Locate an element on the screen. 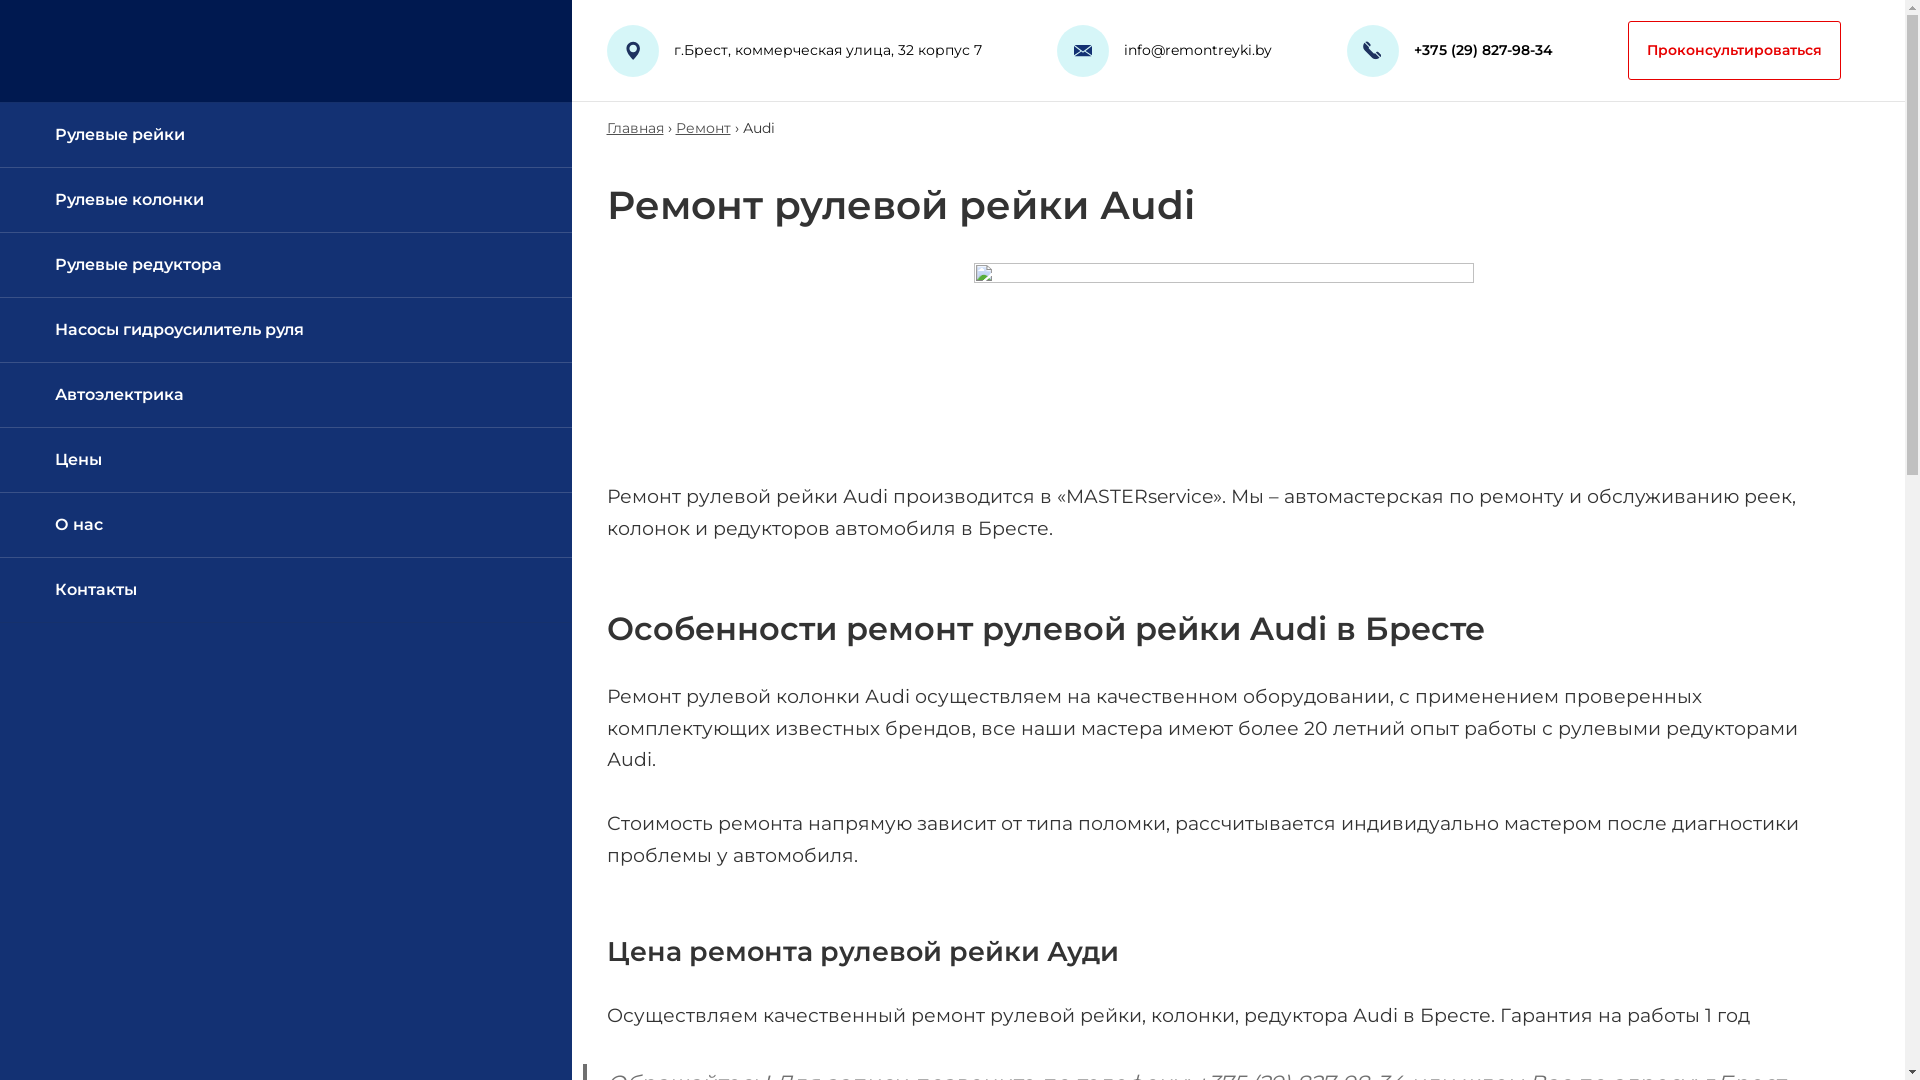 Image resolution: width=1920 pixels, height=1080 pixels. 'info@remontreyki.by' is located at coordinates (1198, 49).